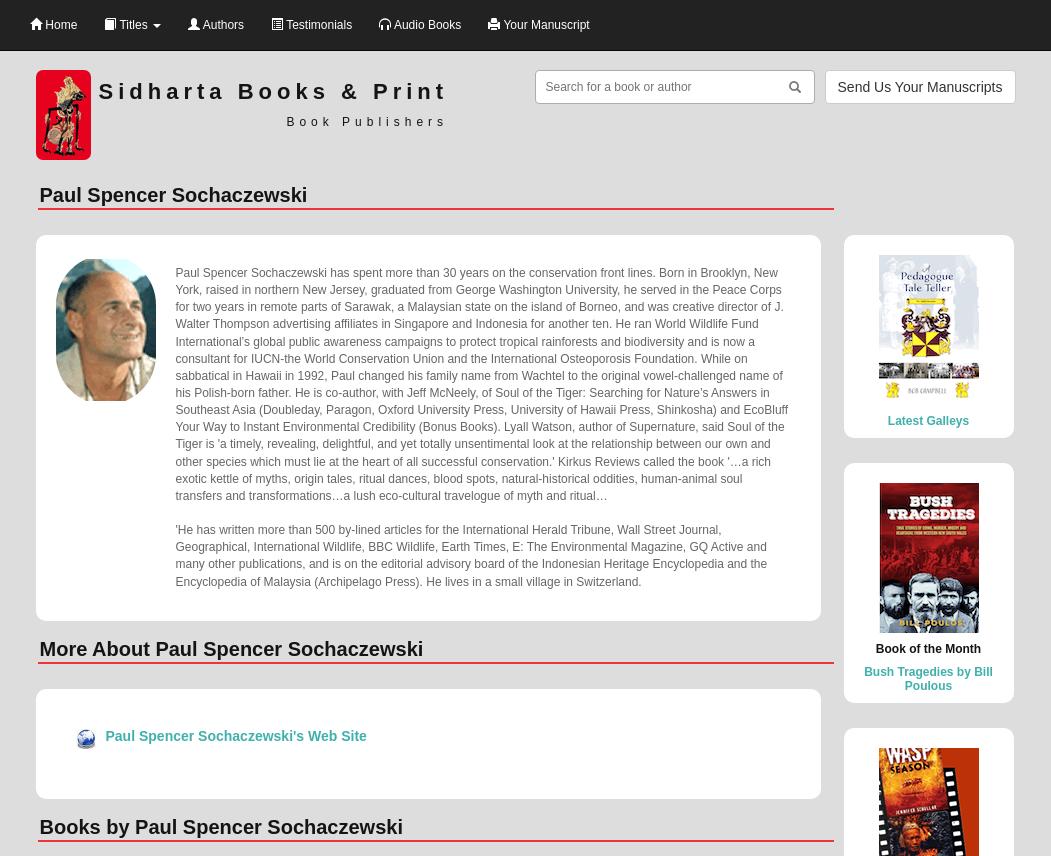  I want to click on 'Testimonials', so click(316, 24).